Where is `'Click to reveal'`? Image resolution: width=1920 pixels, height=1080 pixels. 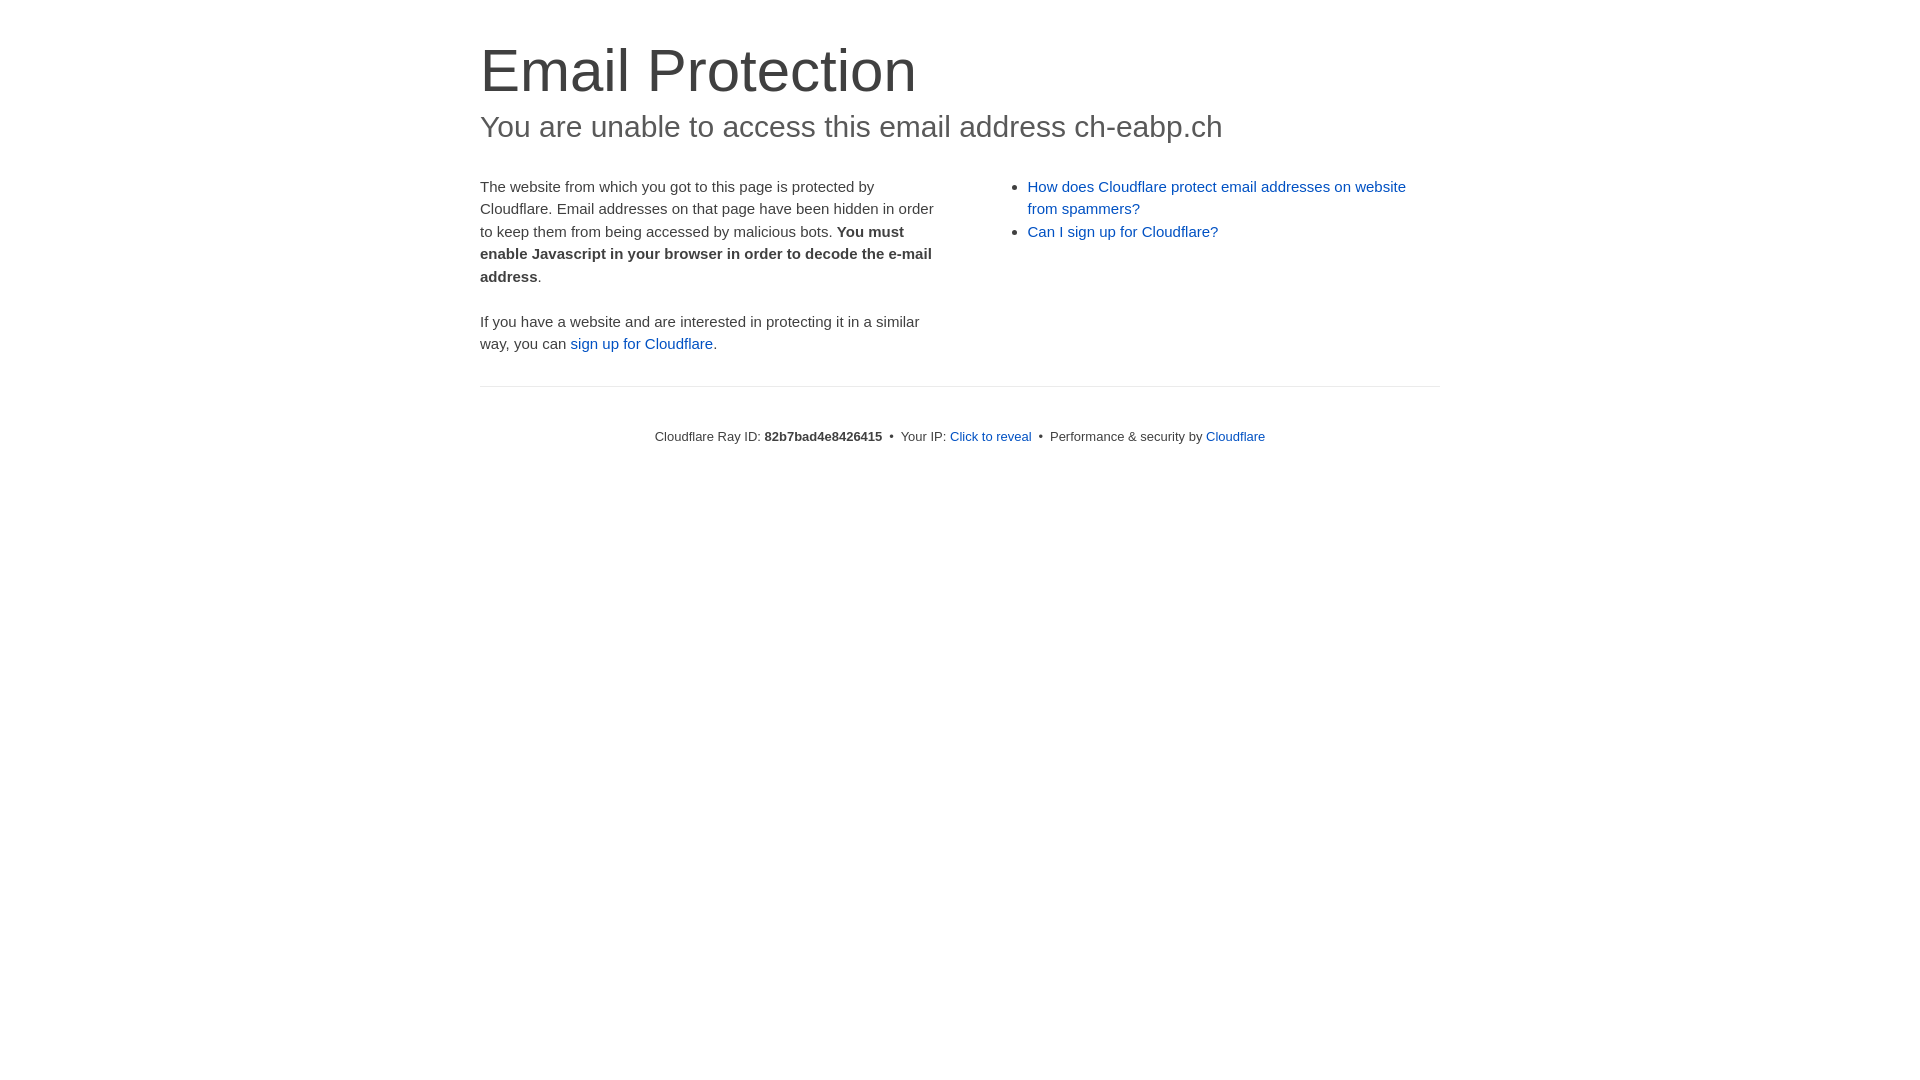
'Click to reveal' is located at coordinates (990, 435).